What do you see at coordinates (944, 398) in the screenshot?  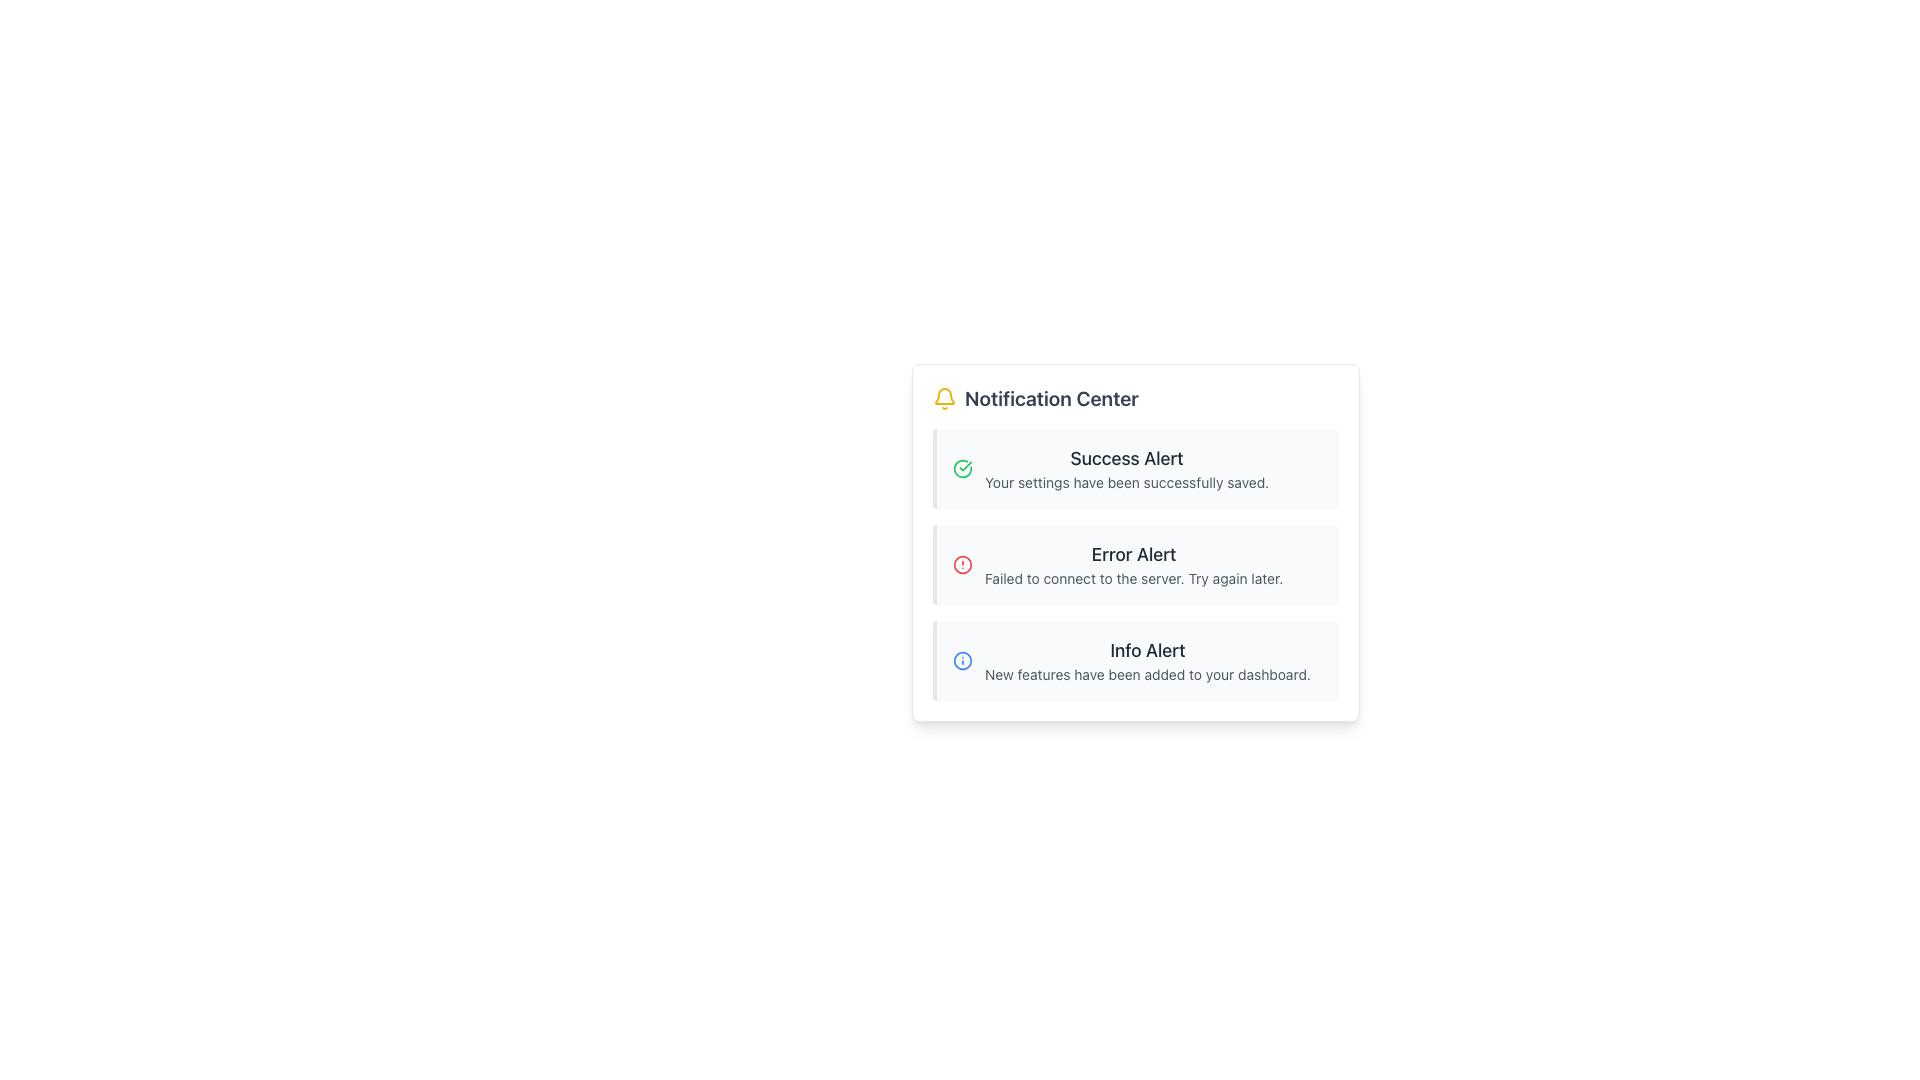 I see `the distinctive yellow bell-shaped icon located to the left of the 'Notification Center' text in the top section of the notification interface` at bounding box center [944, 398].